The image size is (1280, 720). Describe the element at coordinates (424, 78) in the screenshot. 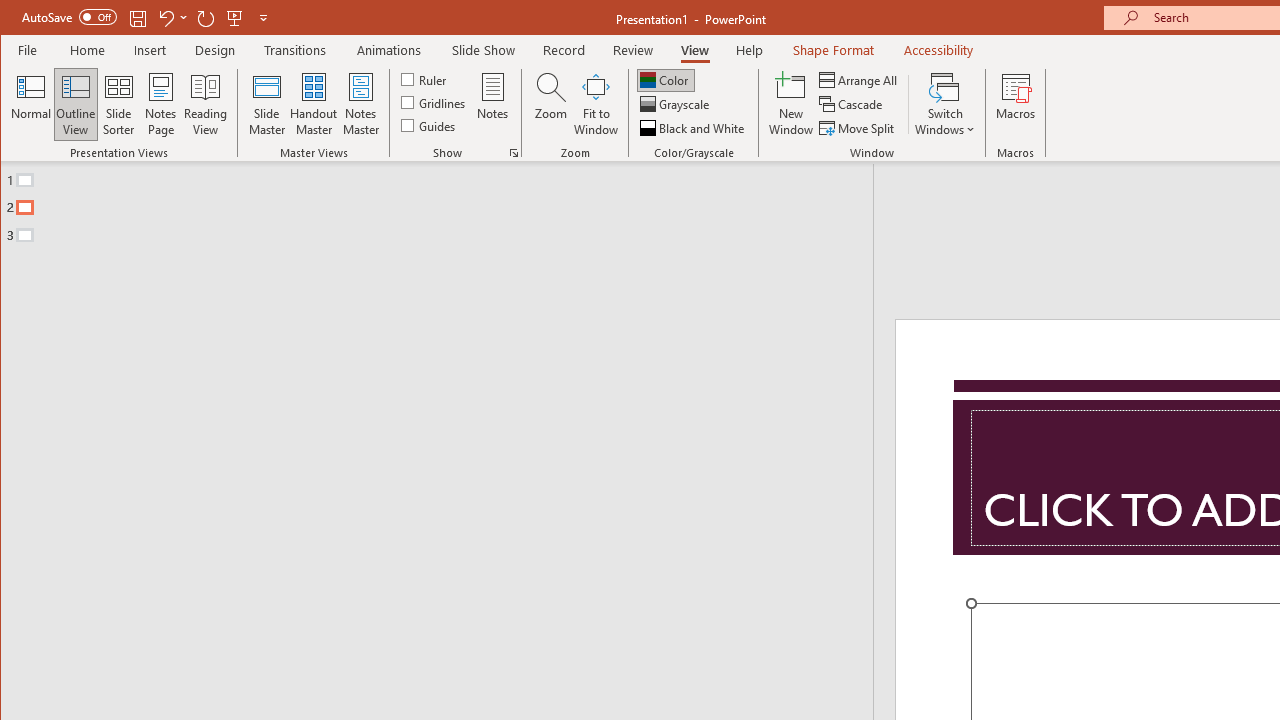

I see `'Ruler'` at that location.